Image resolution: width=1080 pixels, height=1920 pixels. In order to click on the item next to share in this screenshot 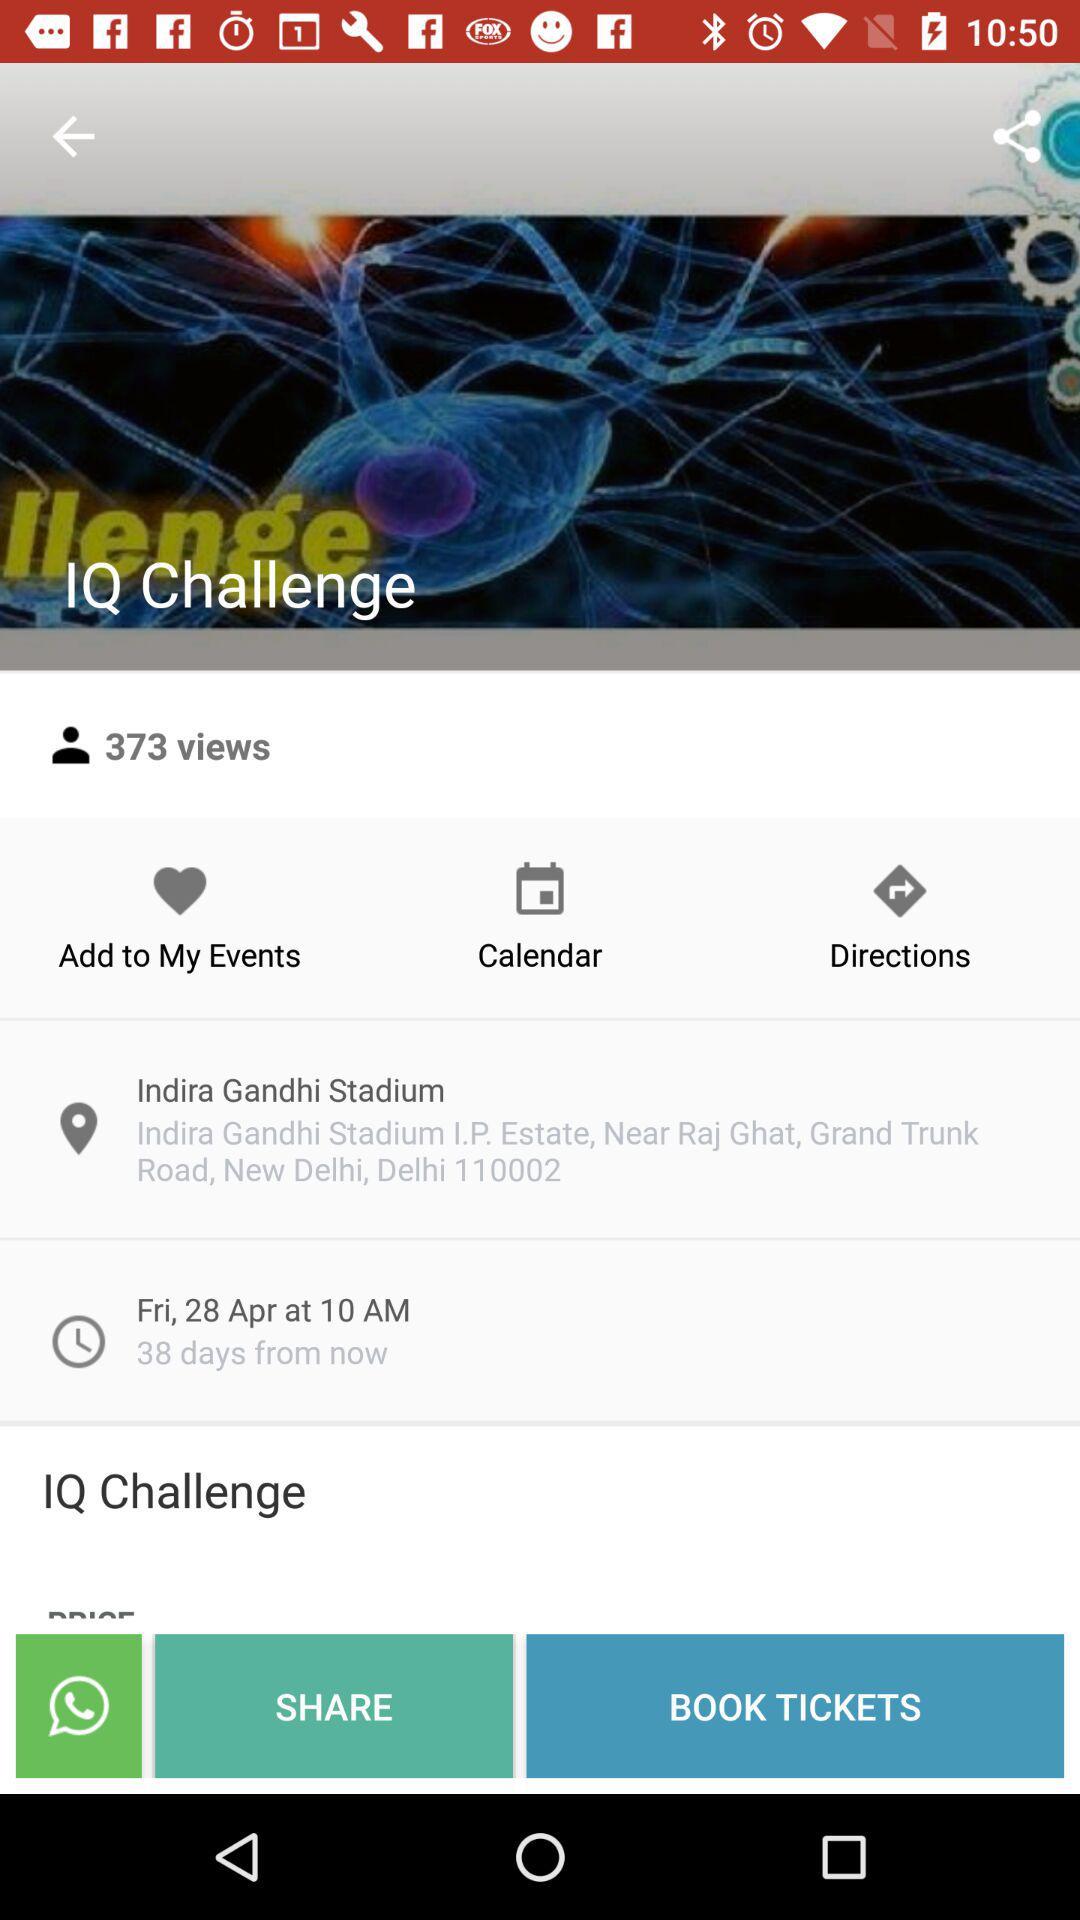, I will do `click(794, 1705)`.